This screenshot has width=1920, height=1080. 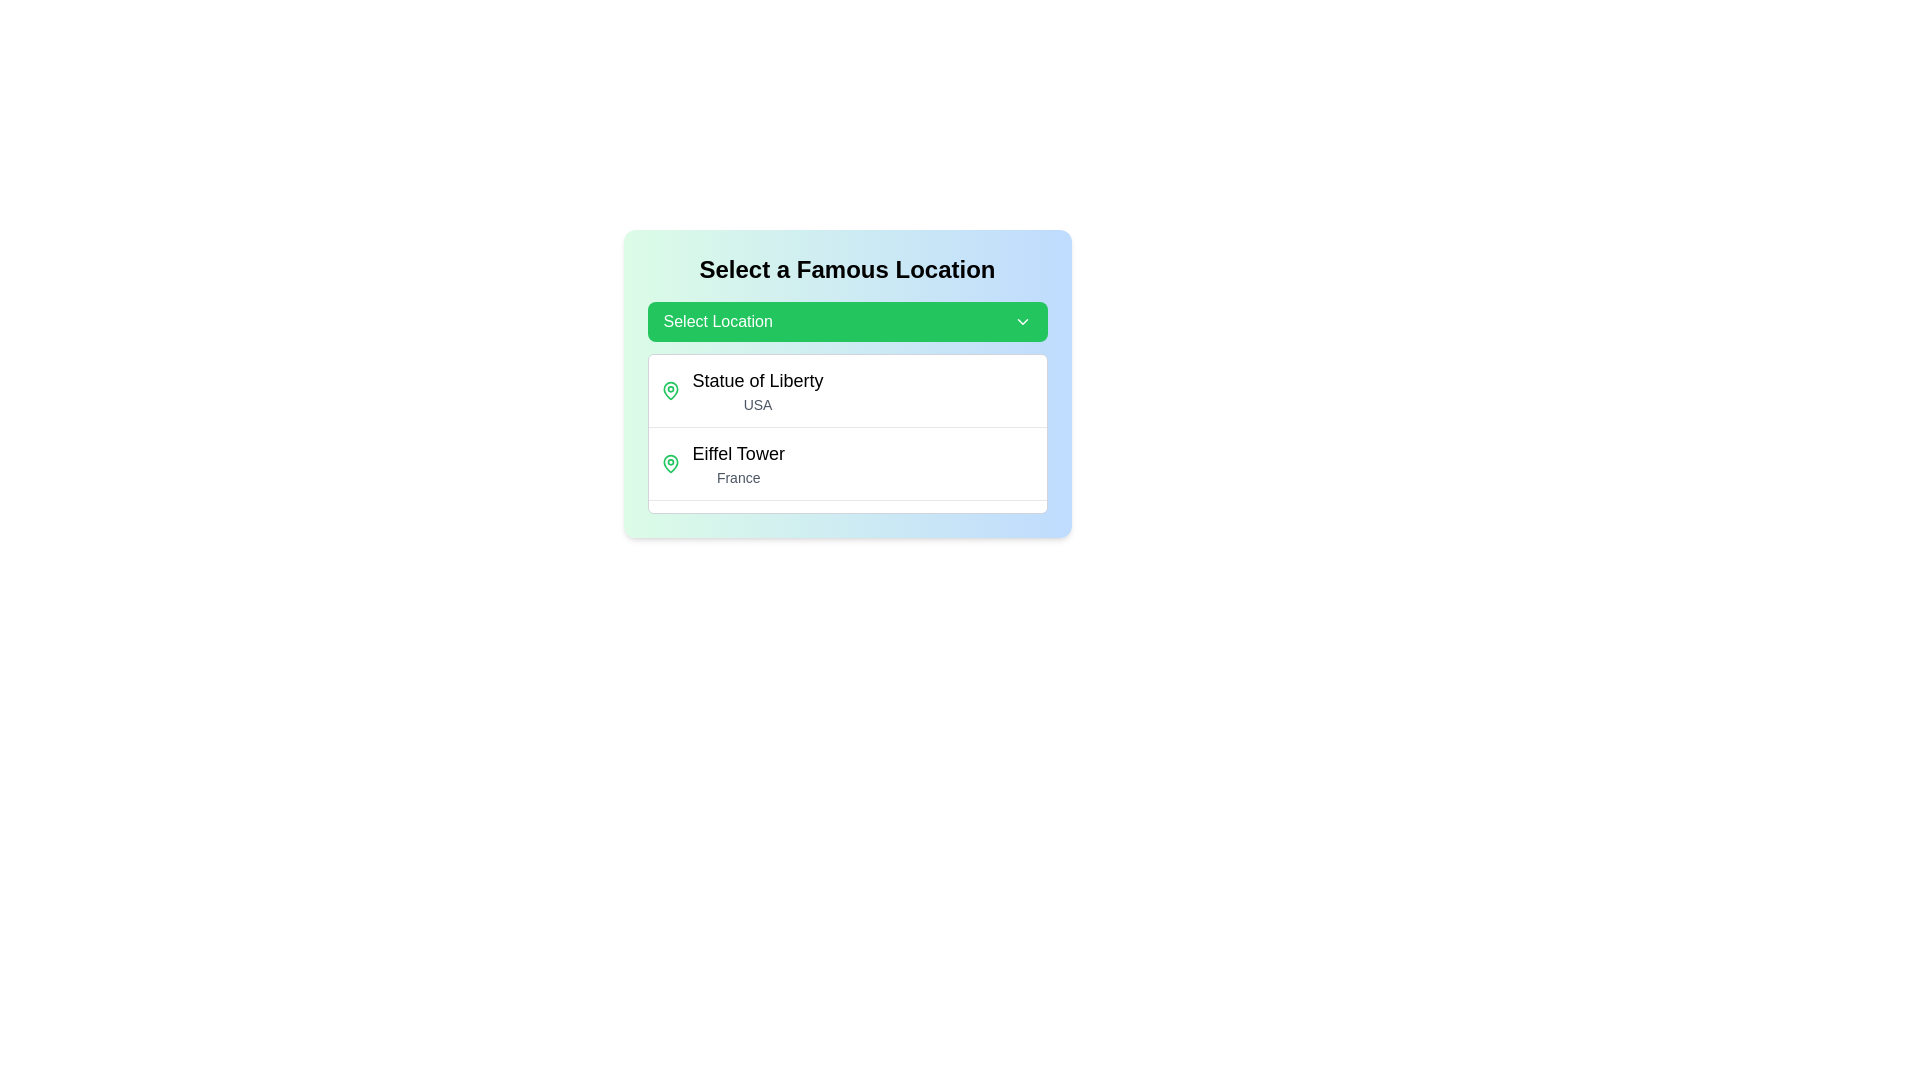 What do you see at coordinates (847, 433) in the screenshot?
I see `the Dropdown menu list for selecting famous landmarks, which is centered beneath the 'Select Location' button` at bounding box center [847, 433].